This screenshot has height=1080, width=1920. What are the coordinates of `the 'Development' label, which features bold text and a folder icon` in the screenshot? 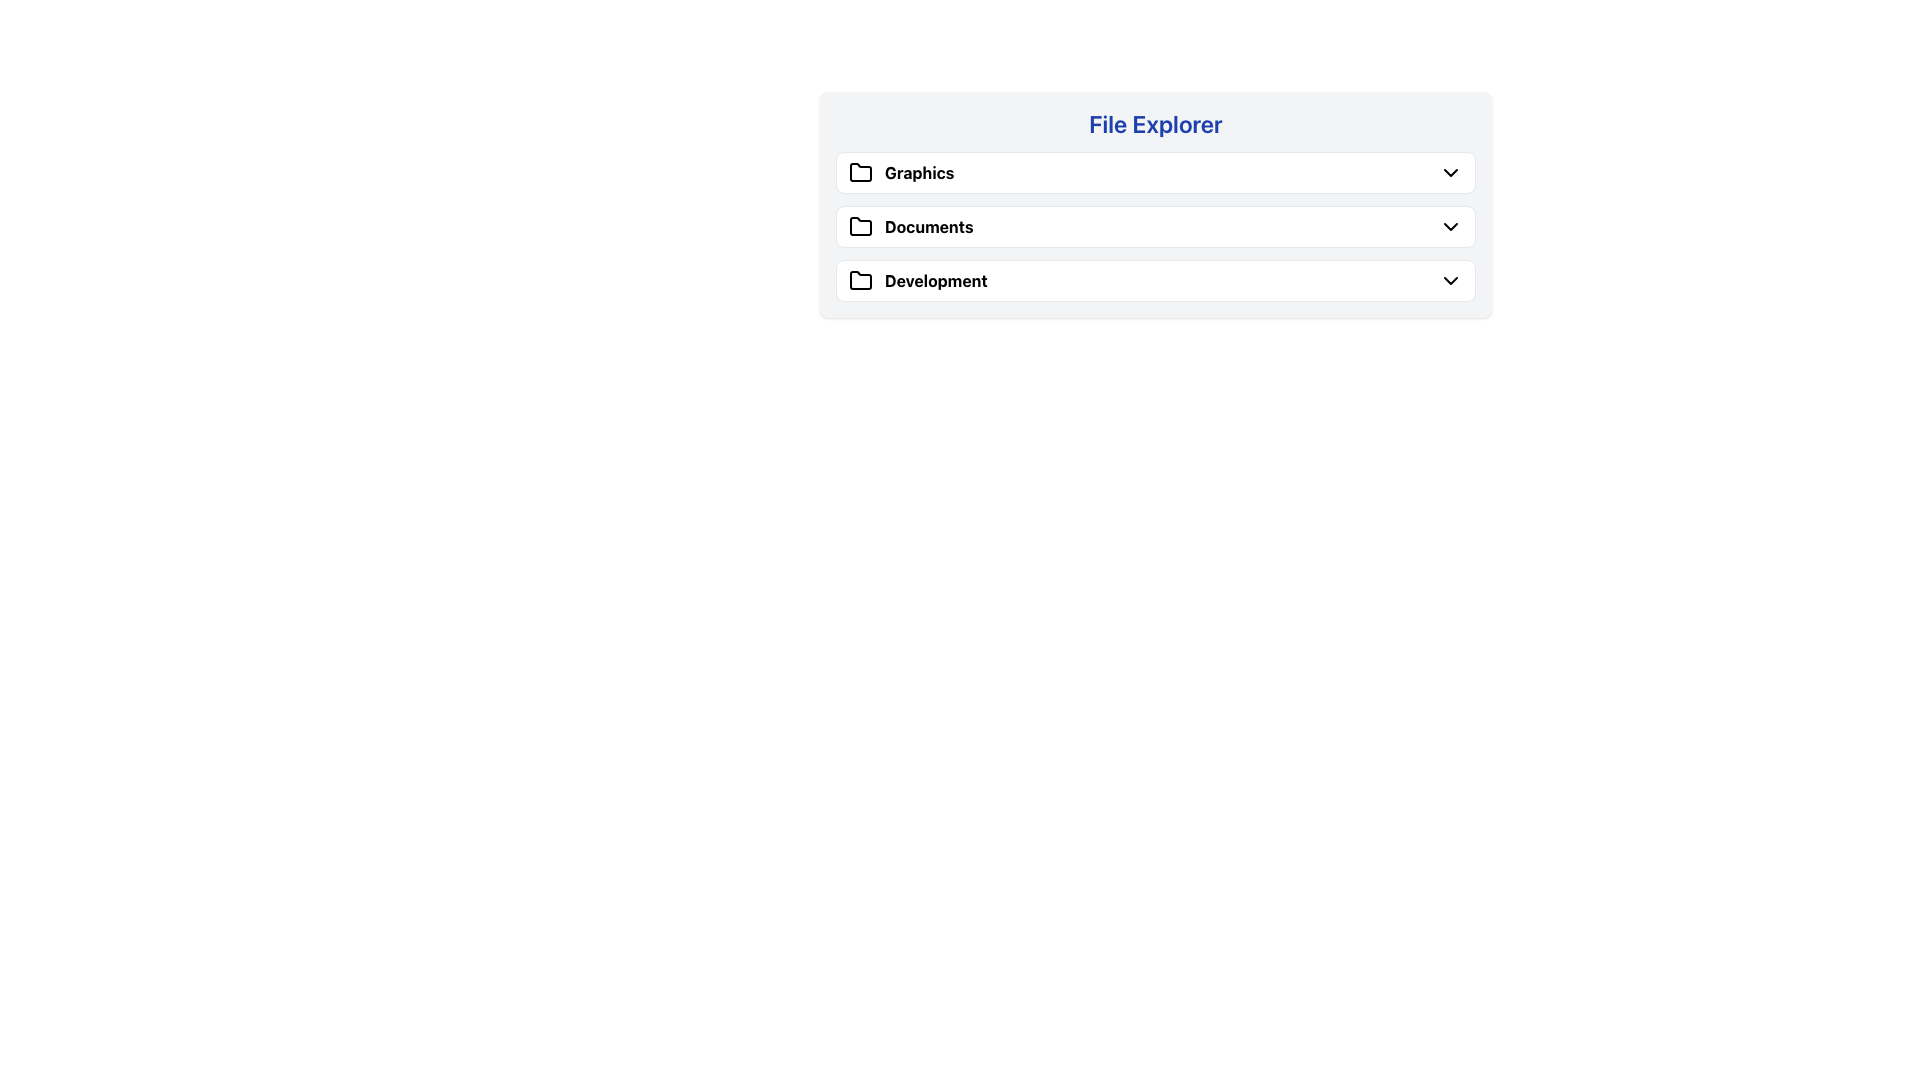 It's located at (917, 281).